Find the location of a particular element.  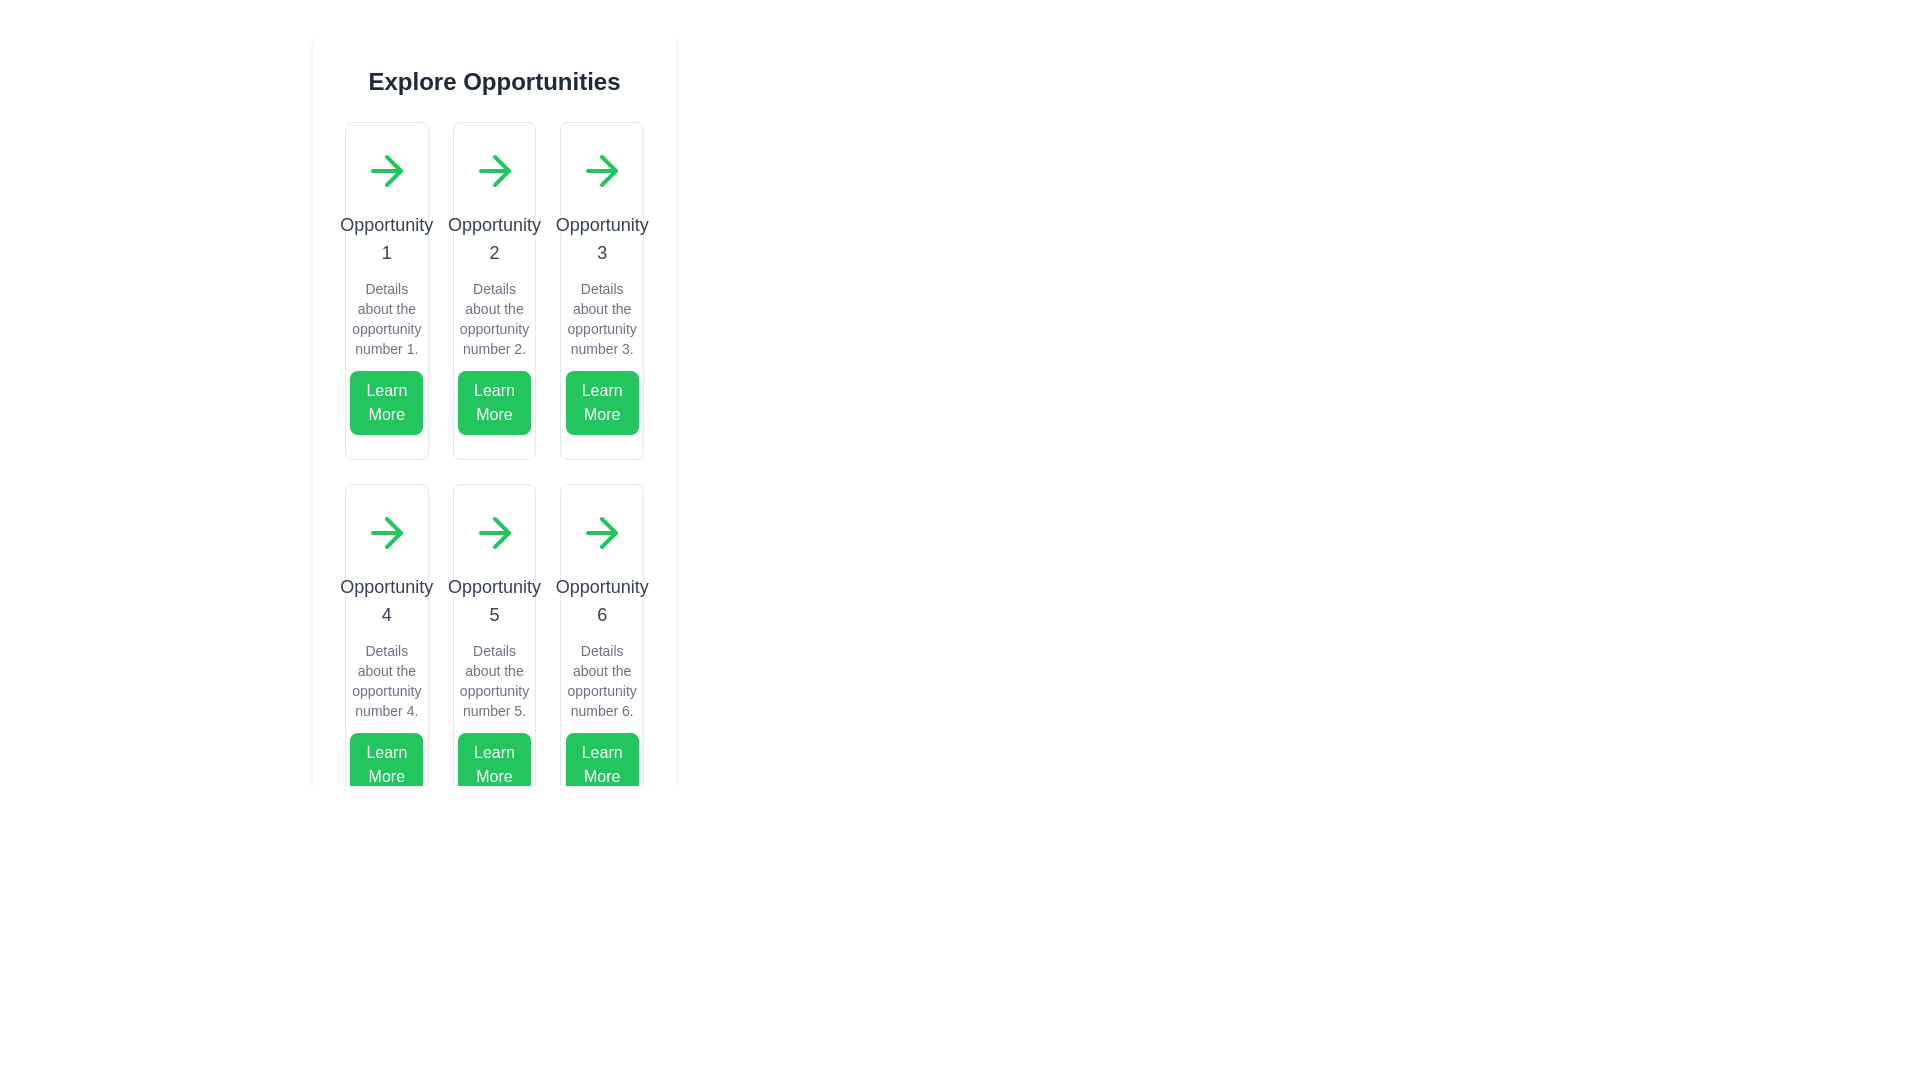

the arrow icon located at the top-center of the panel in the third column under the 'Explore Opportunities' header for direction indication is located at coordinates (601, 169).